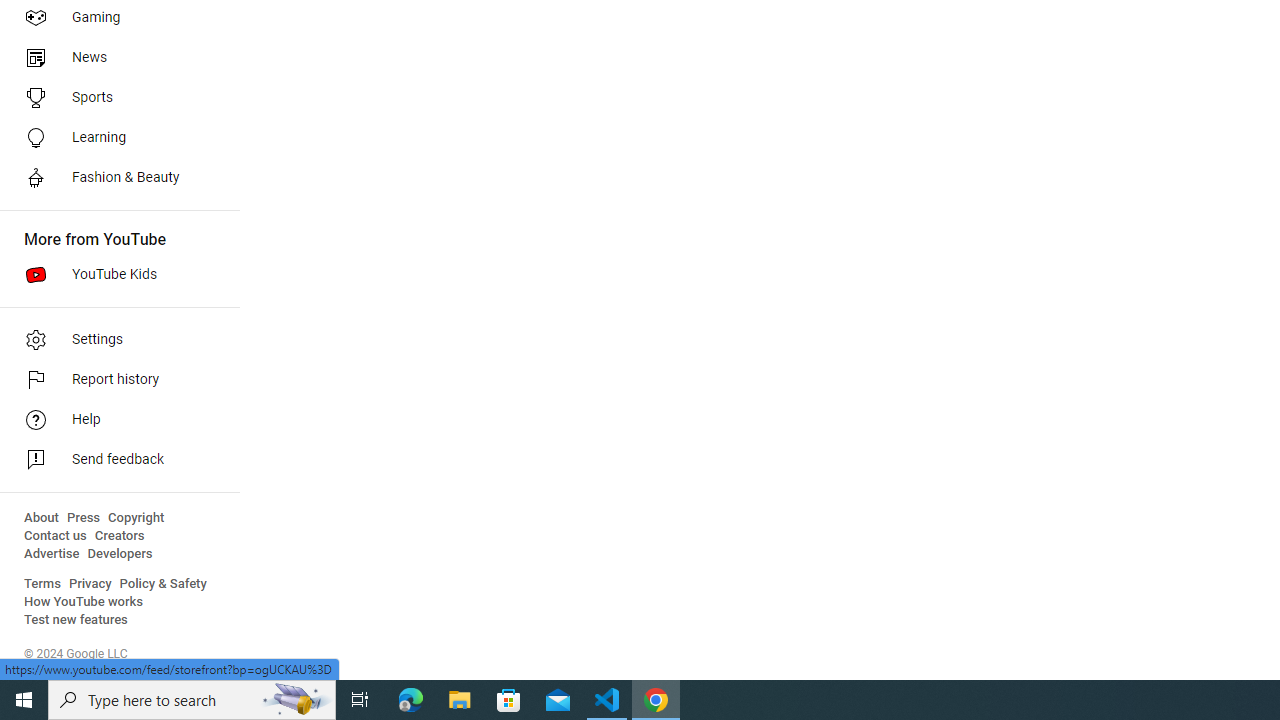 The height and width of the screenshot is (720, 1280). I want to click on 'Policy & Safety', so click(163, 584).